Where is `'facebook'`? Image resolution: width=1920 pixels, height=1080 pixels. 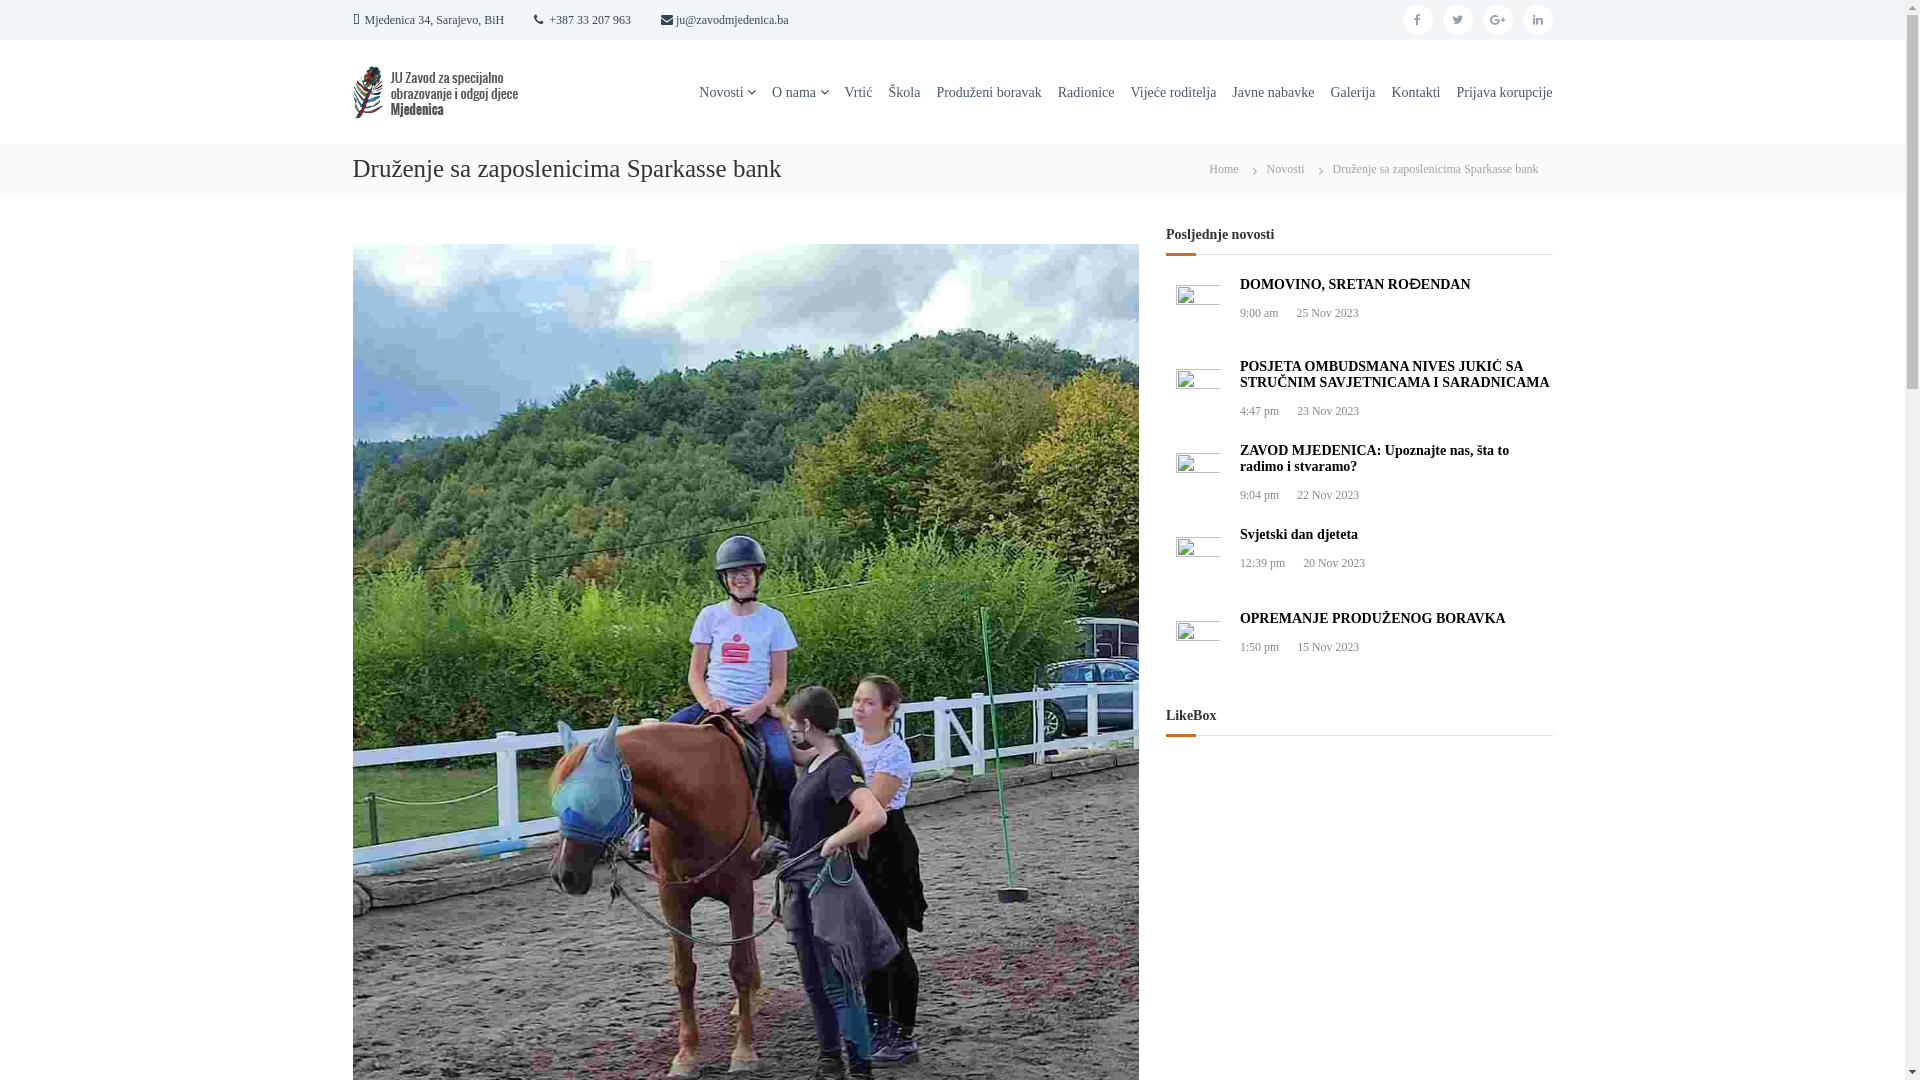 'facebook' is located at coordinates (1415, 19).